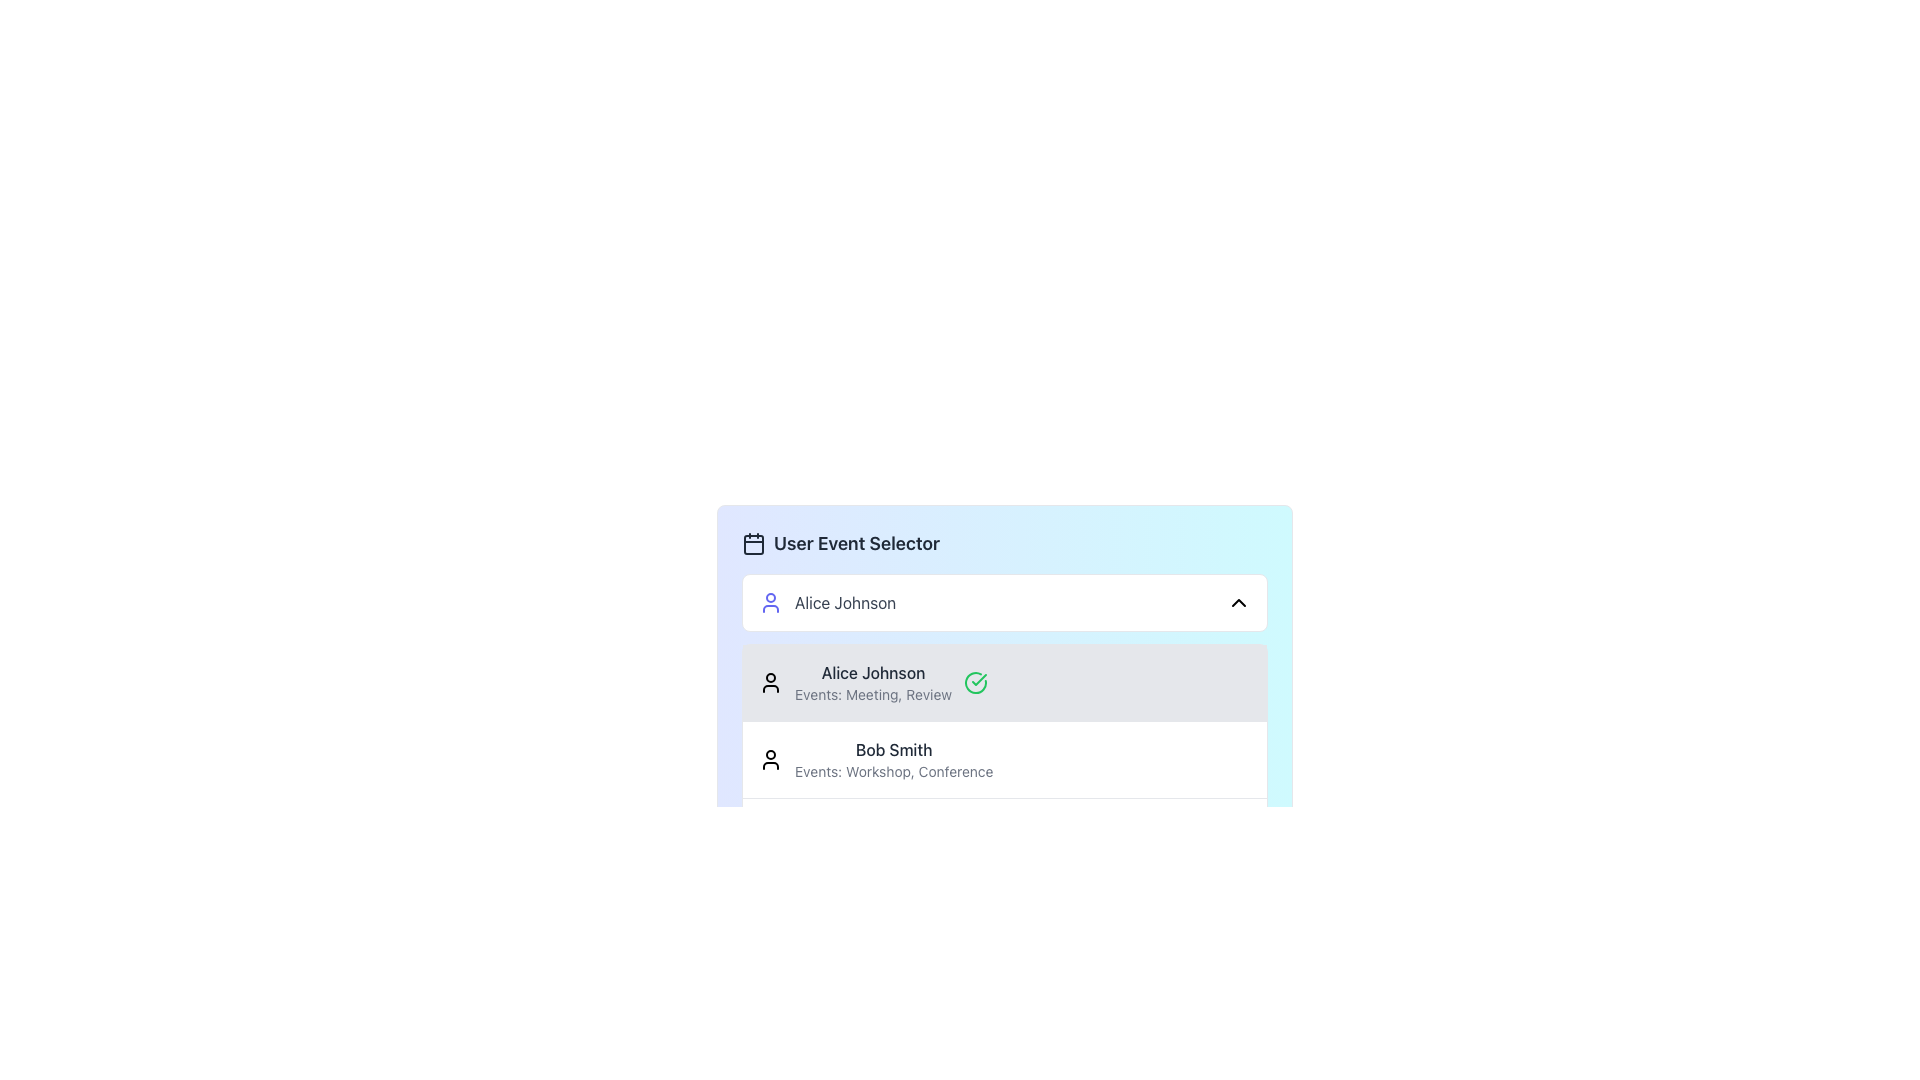 The image size is (1920, 1080). I want to click on the Text Label displaying 'Events: Meeting, Review' located directly beneath 'Alice Johnson', so click(873, 693).